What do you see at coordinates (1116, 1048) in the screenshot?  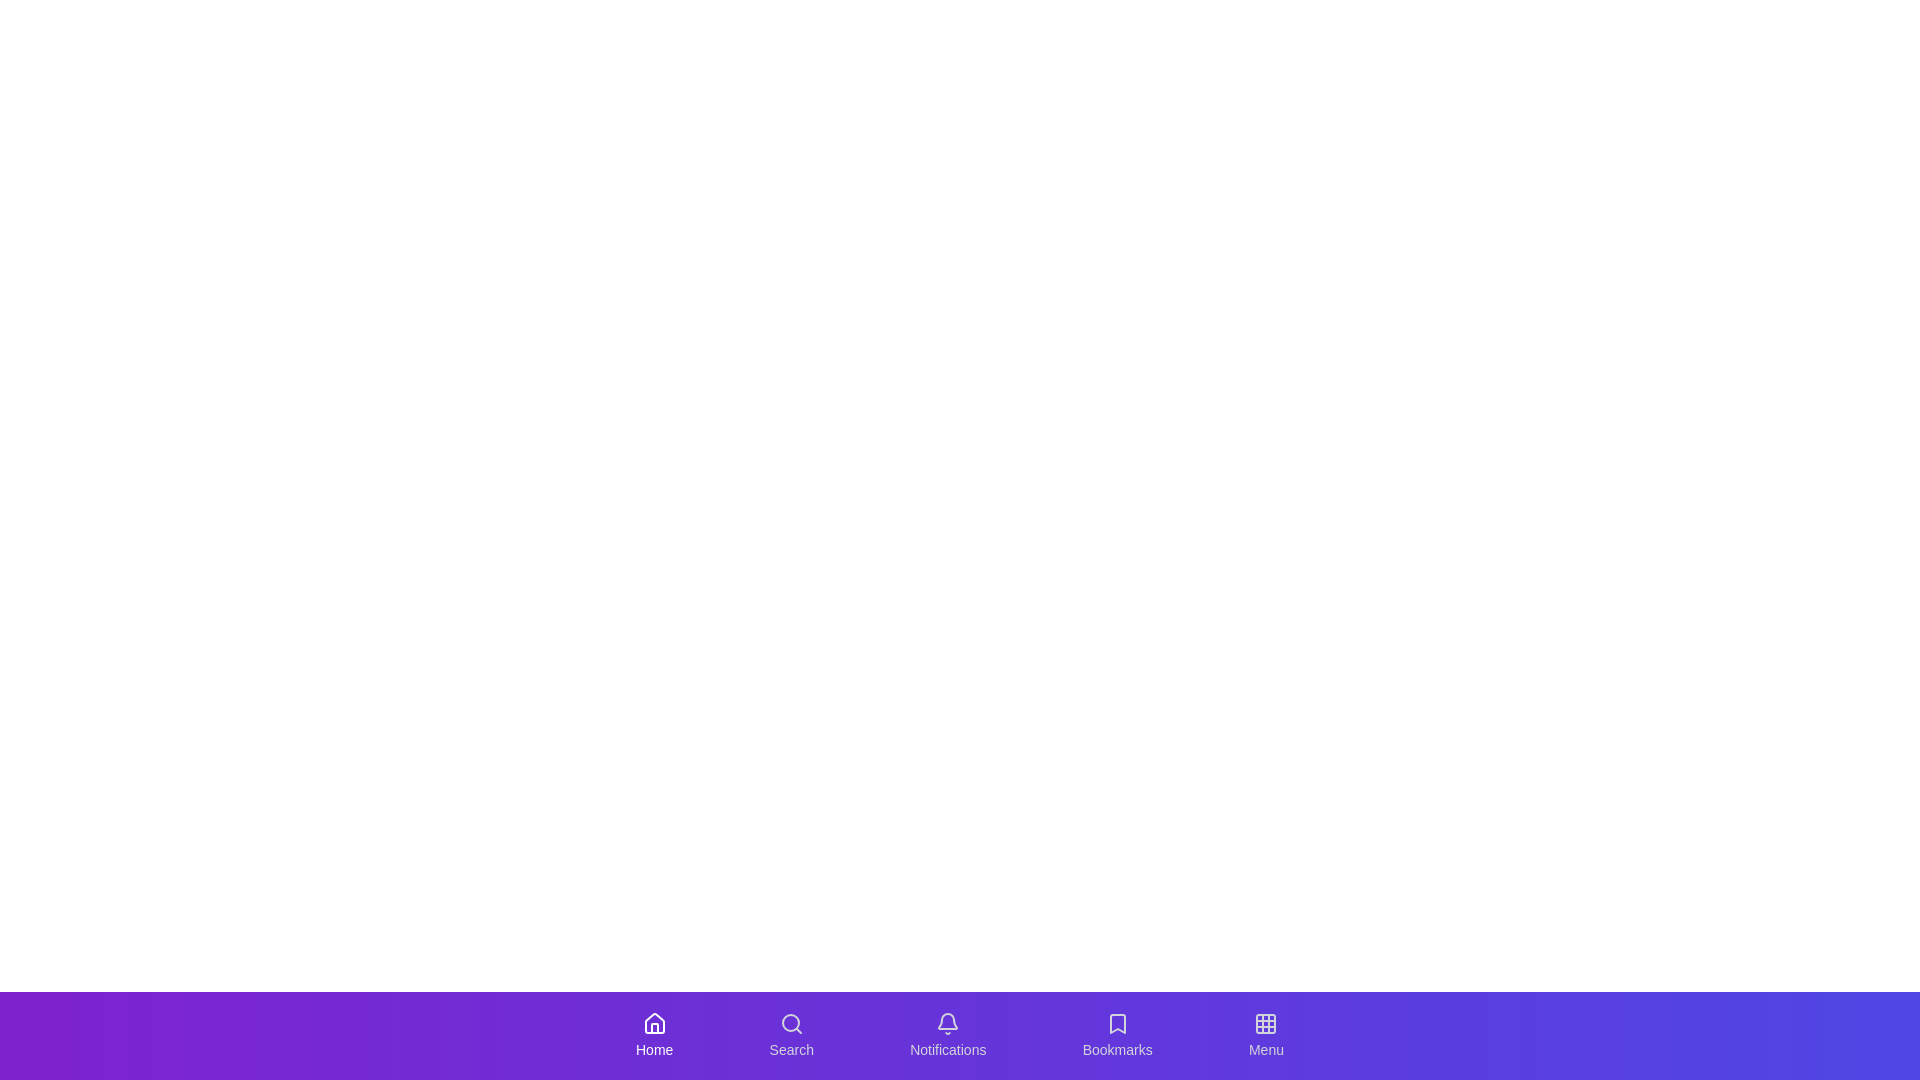 I see `the Bookmarks label in the SocialBottomNavigation component` at bounding box center [1116, 1048].